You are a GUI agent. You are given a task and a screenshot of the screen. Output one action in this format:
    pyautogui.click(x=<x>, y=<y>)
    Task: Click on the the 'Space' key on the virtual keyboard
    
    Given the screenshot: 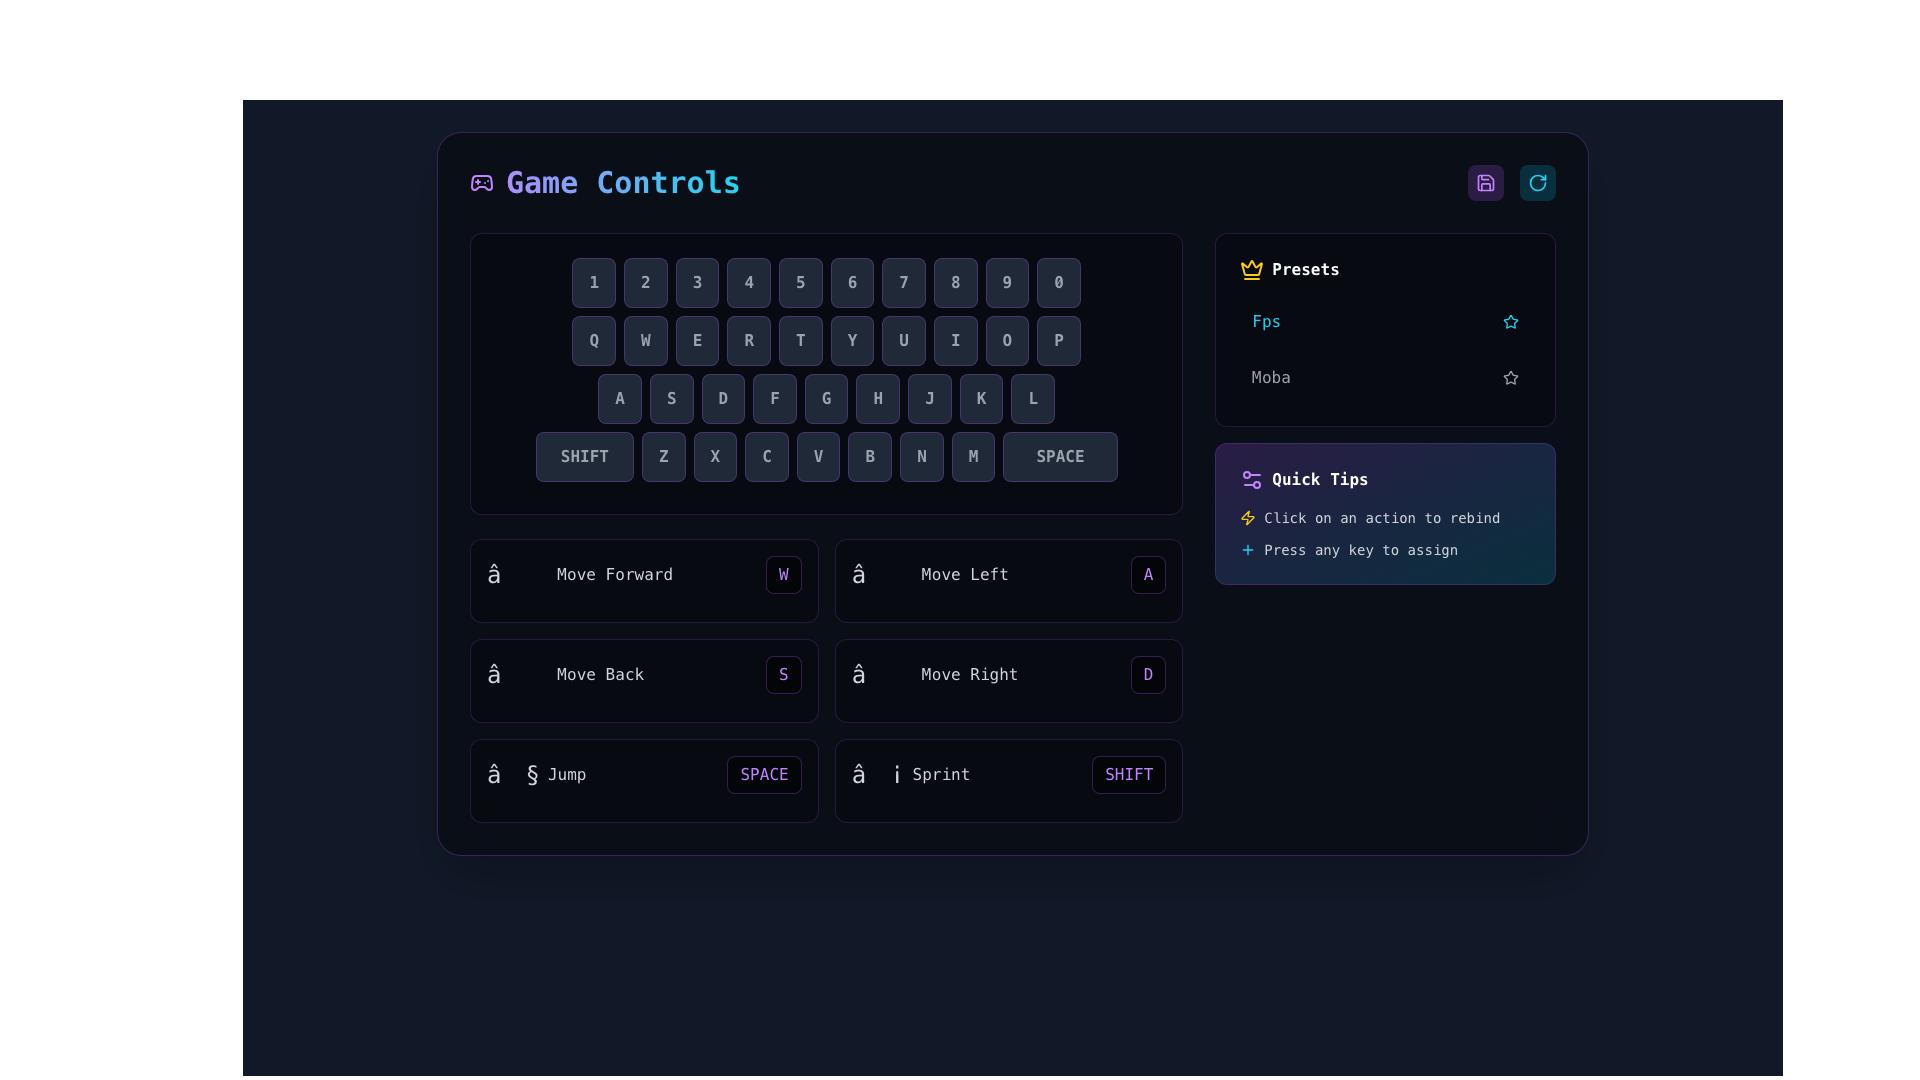 What is the action you would take?
    pyautogui.click(x=1059, y=456)
    